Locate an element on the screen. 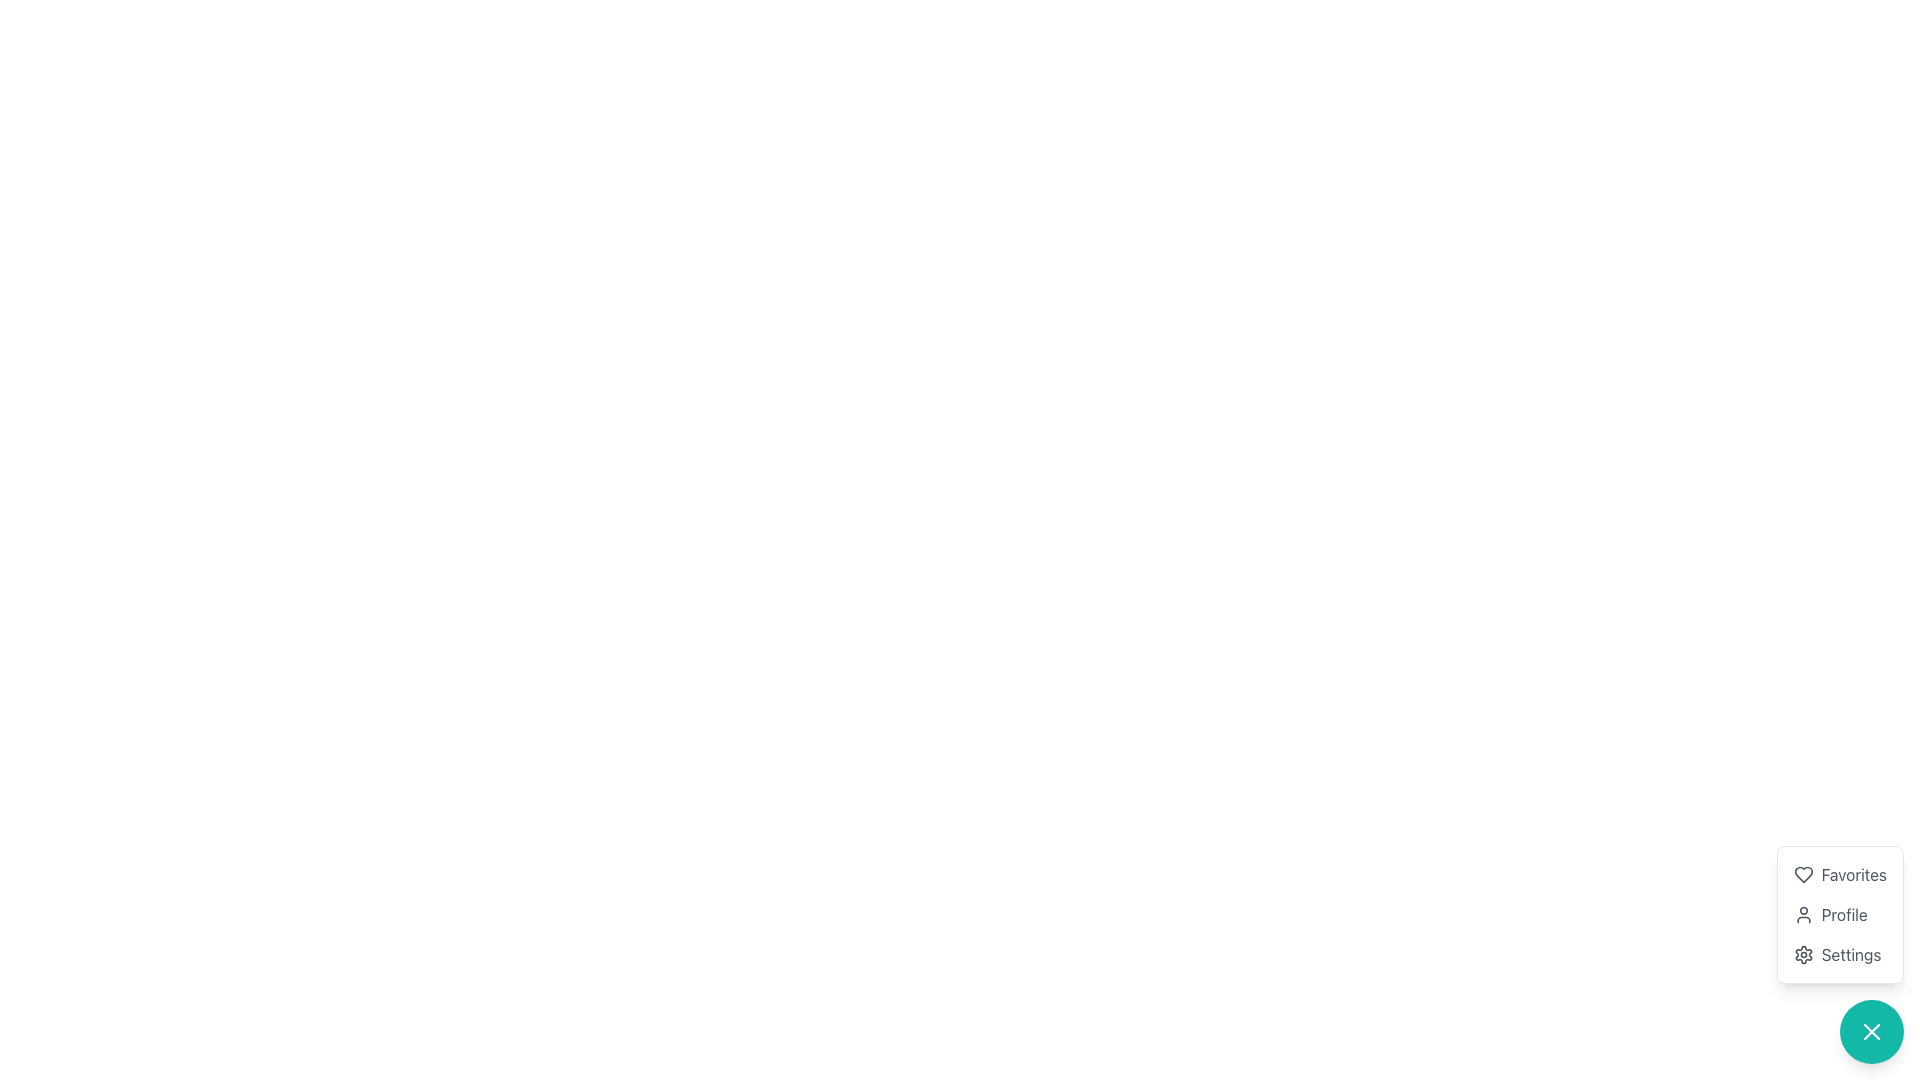 This screenshot has width=1920, height=1080. the 'Favorites' label positioned at the top of the vertical menu list, adjacent to the heart-shaped icon, to visually associate it with its icon and infer its purpose is located at coordinates (1853, 874).